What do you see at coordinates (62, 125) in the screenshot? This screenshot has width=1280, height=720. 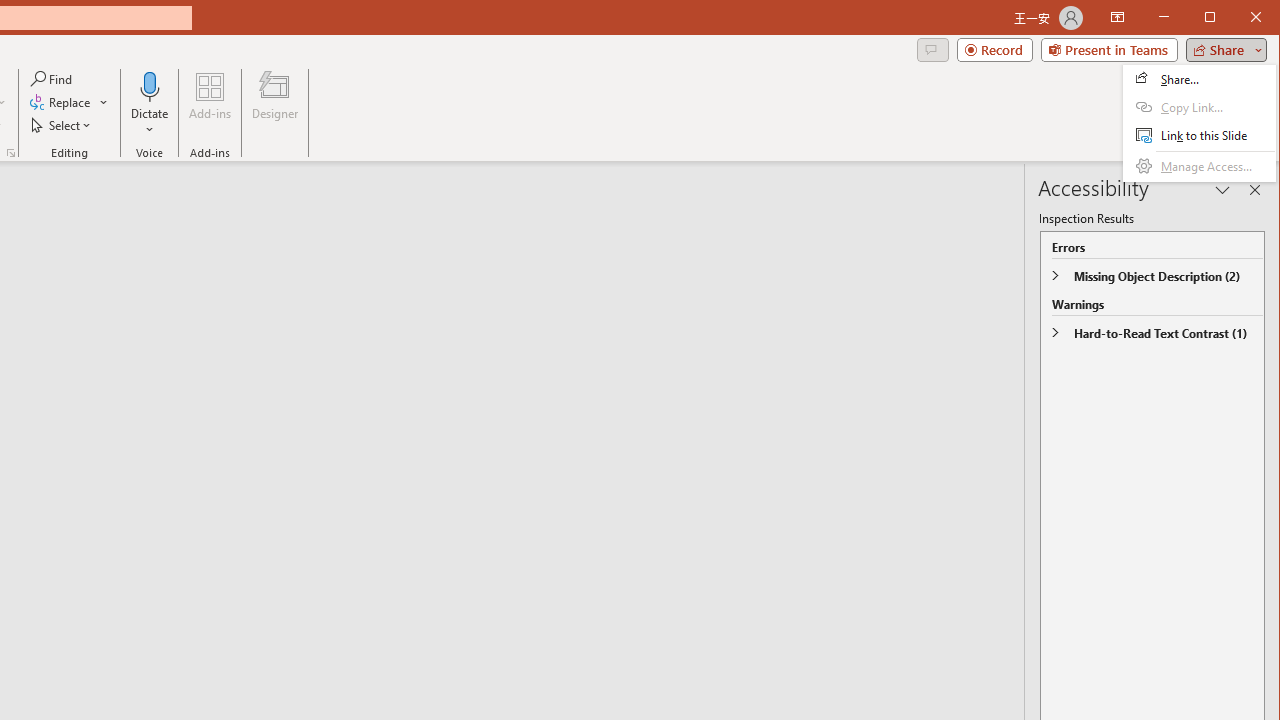 I see `'Select'` at bounding box center [62, 125].